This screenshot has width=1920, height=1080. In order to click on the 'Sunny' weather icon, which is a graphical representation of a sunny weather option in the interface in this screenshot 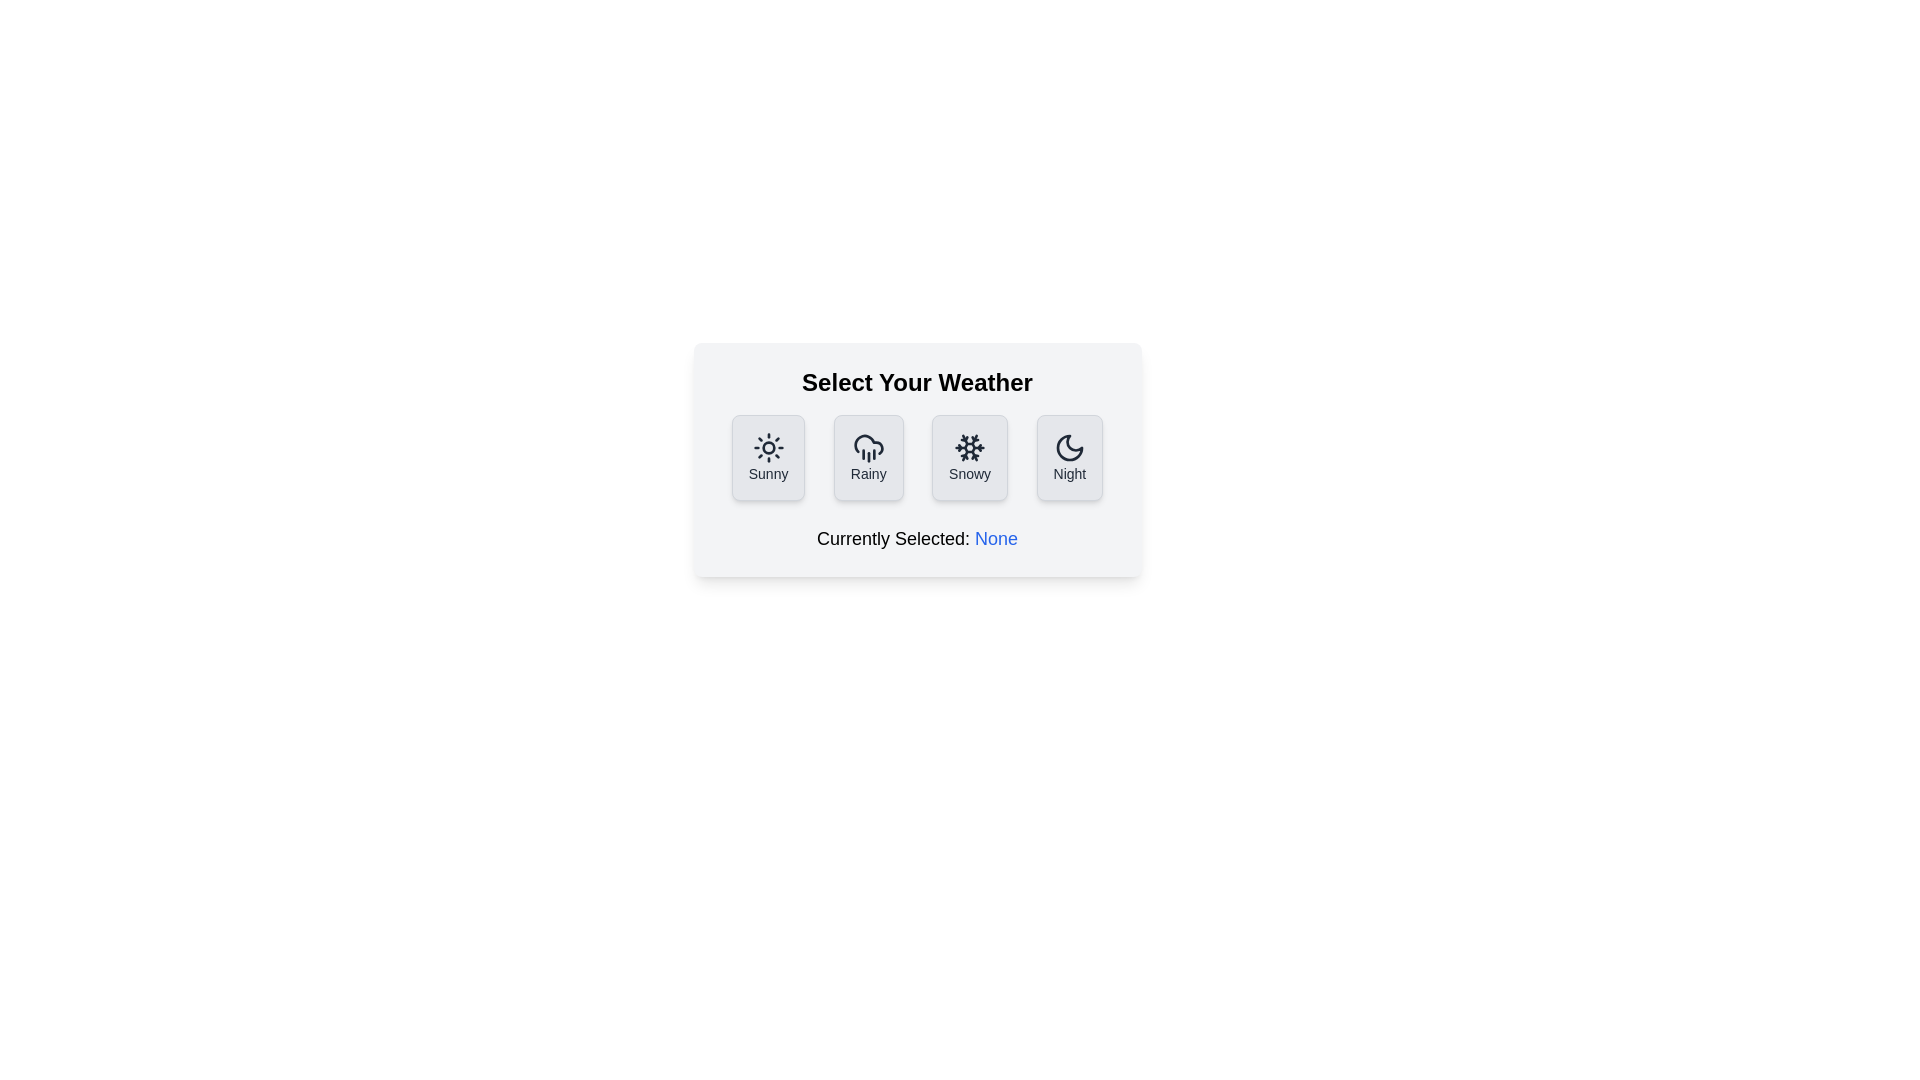, I will do `click(767, 446)`.